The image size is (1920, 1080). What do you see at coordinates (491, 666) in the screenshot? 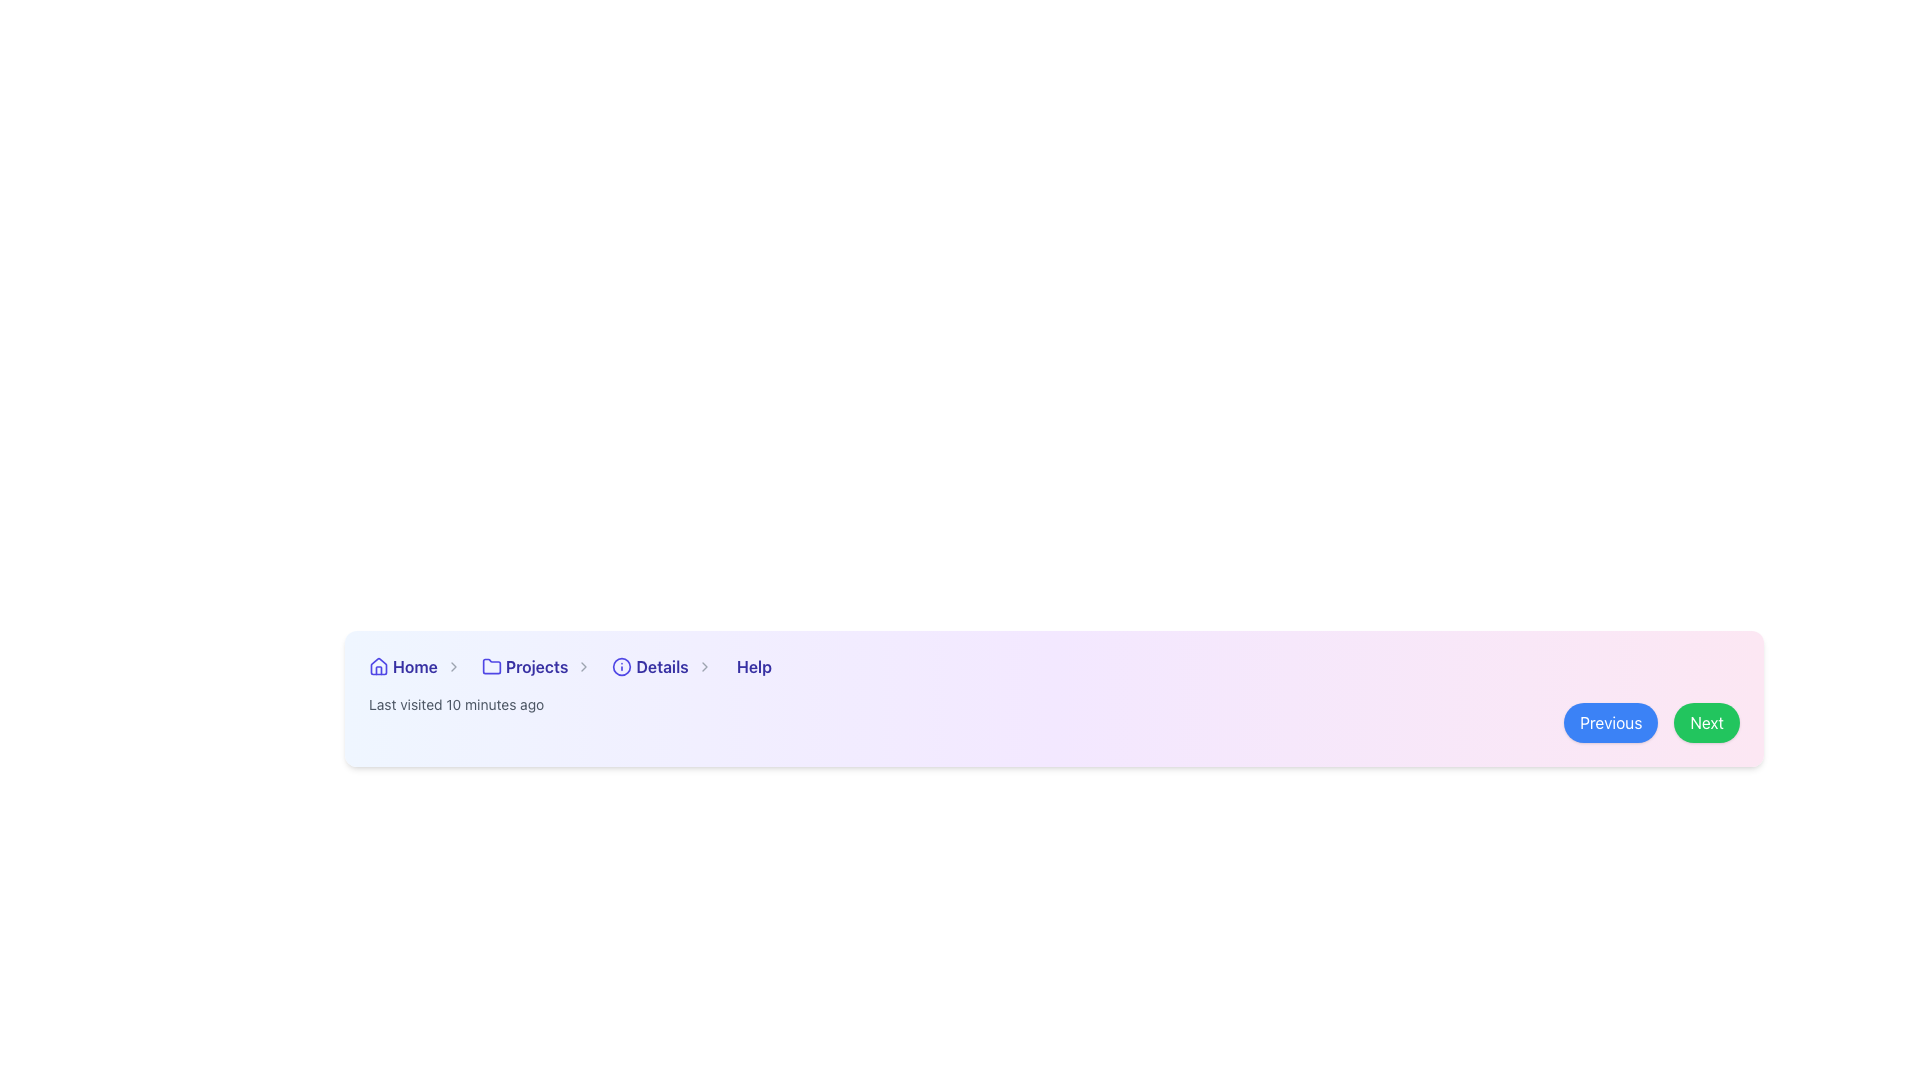
I see `the Folder icon in the breadcrumb navigation, which is located between the 'Home' icon and the 'Details' item` at bounding box center [491, 666].